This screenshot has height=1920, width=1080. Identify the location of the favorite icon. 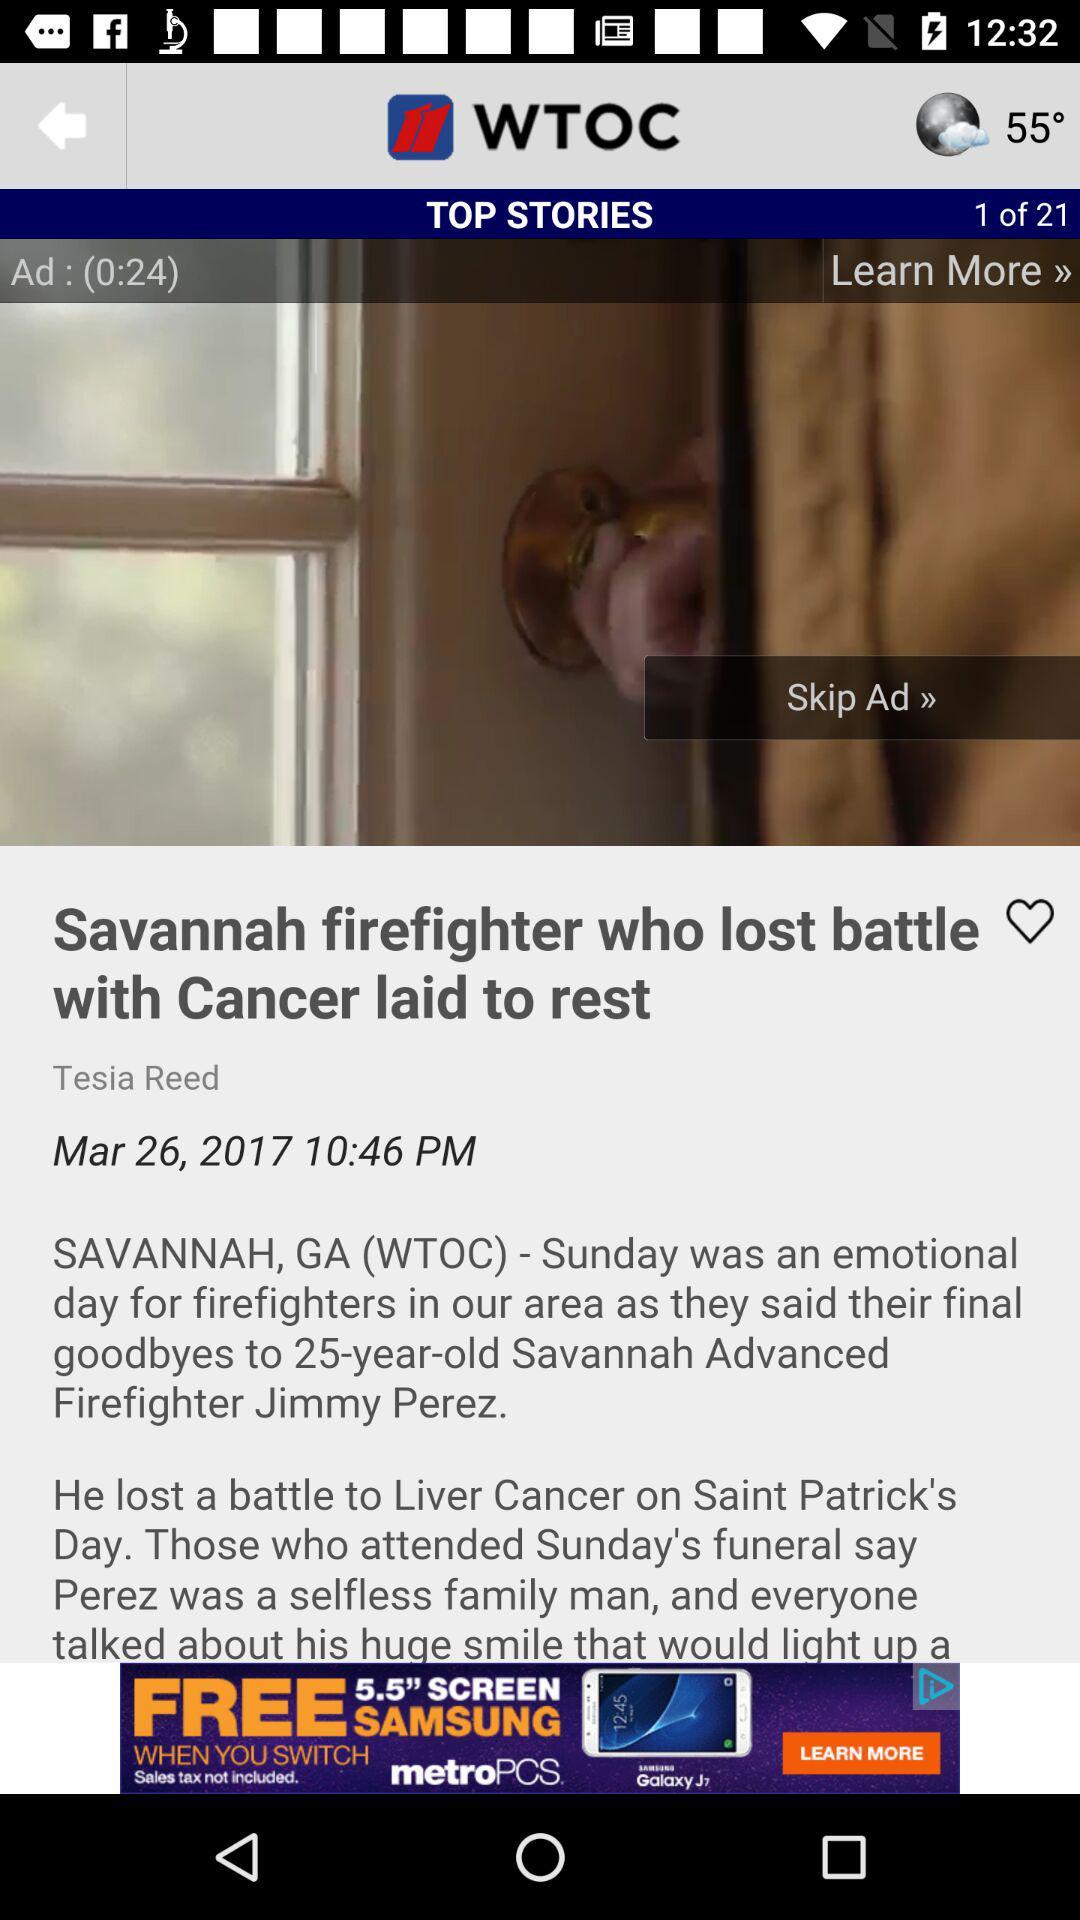
(1017, 920).